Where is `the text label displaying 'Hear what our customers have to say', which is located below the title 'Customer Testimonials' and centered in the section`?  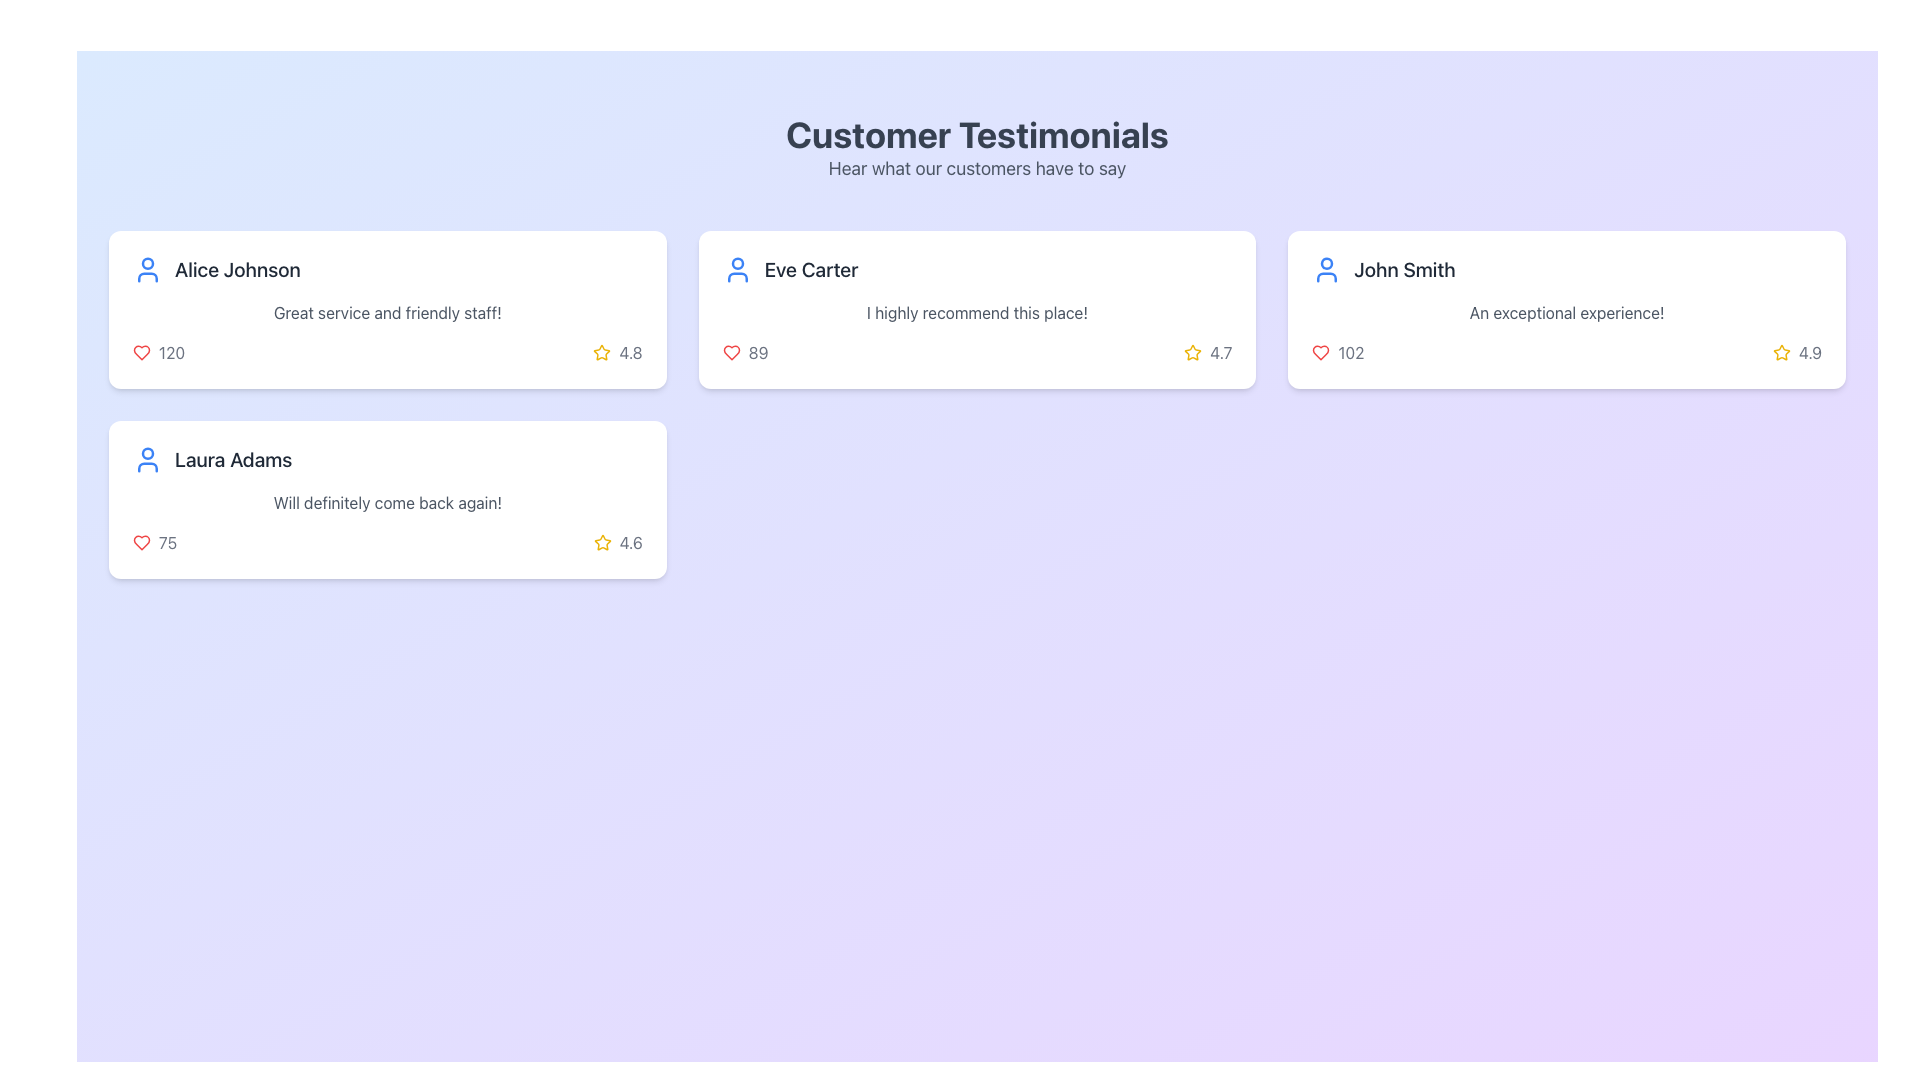
the text label displaying 'Hear what our customers have to say', which is located below the title 'Customer Testimonials' and centered in the section is located at coordinates (977, 168).